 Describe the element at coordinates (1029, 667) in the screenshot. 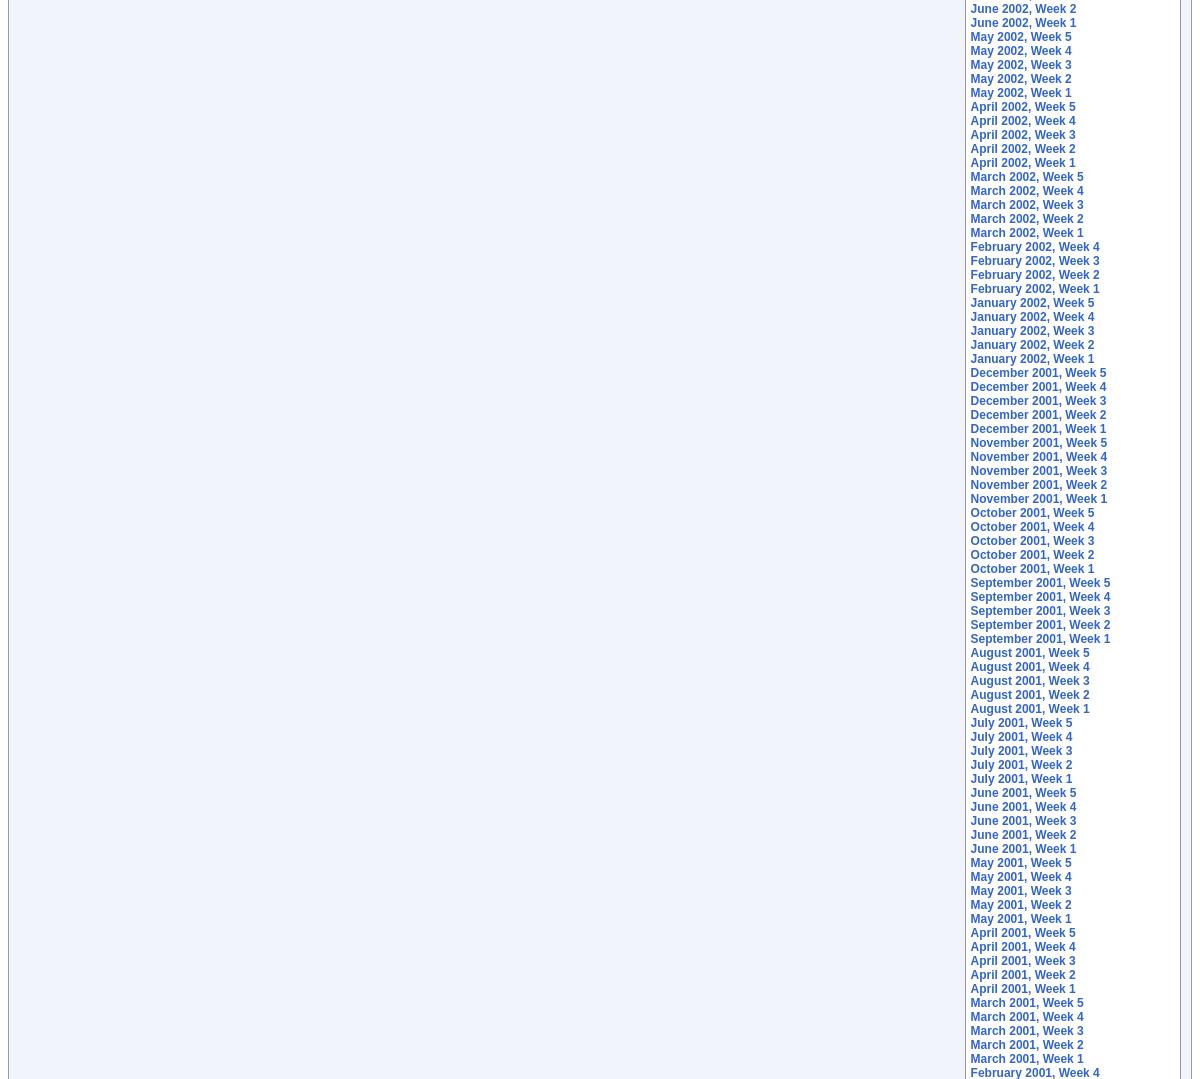

I see `'August 2001, Week 4'` at that location.